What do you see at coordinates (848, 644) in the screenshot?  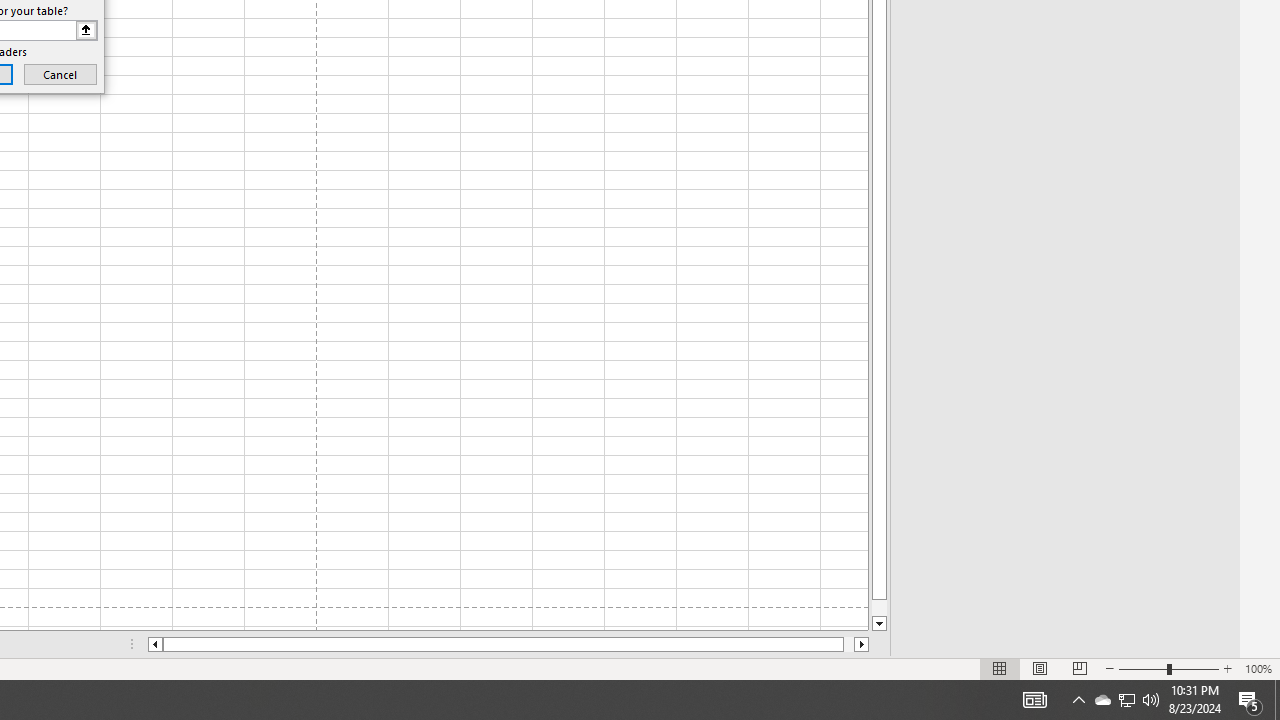 I see `'Page right'` at bounding box center [848, 644].